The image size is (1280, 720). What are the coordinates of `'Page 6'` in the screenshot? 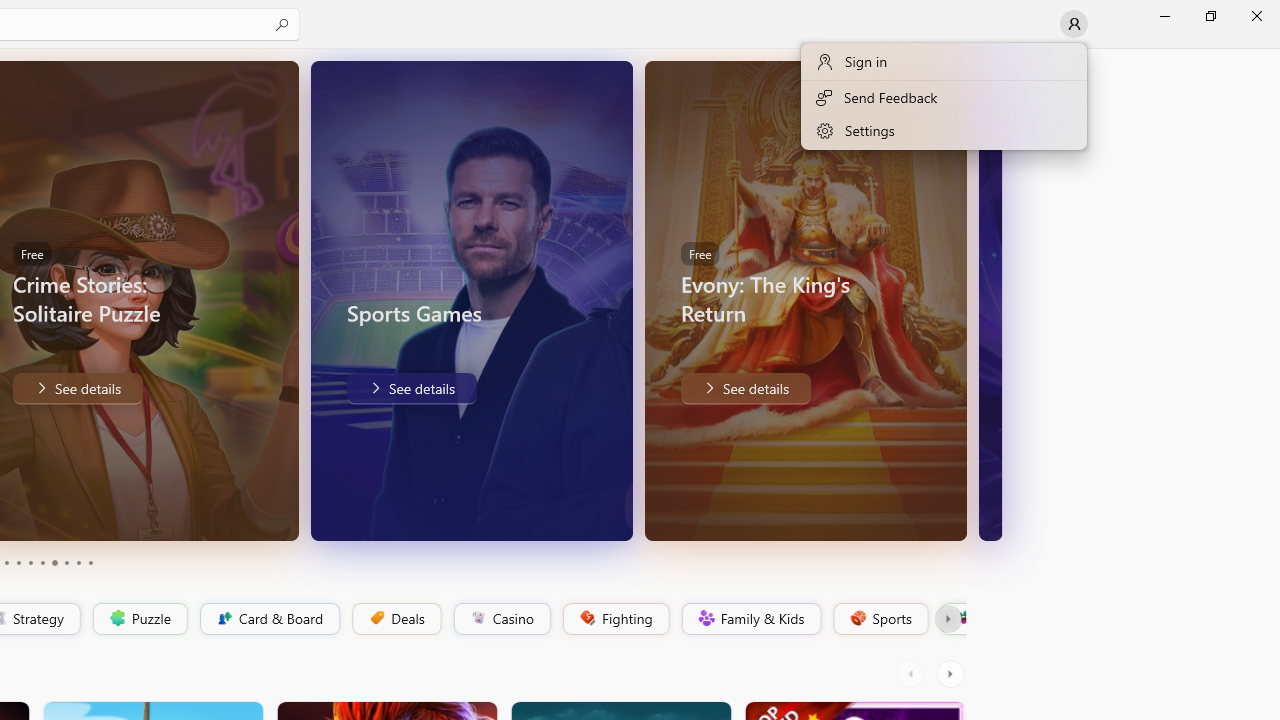 It's located at (42, 563).